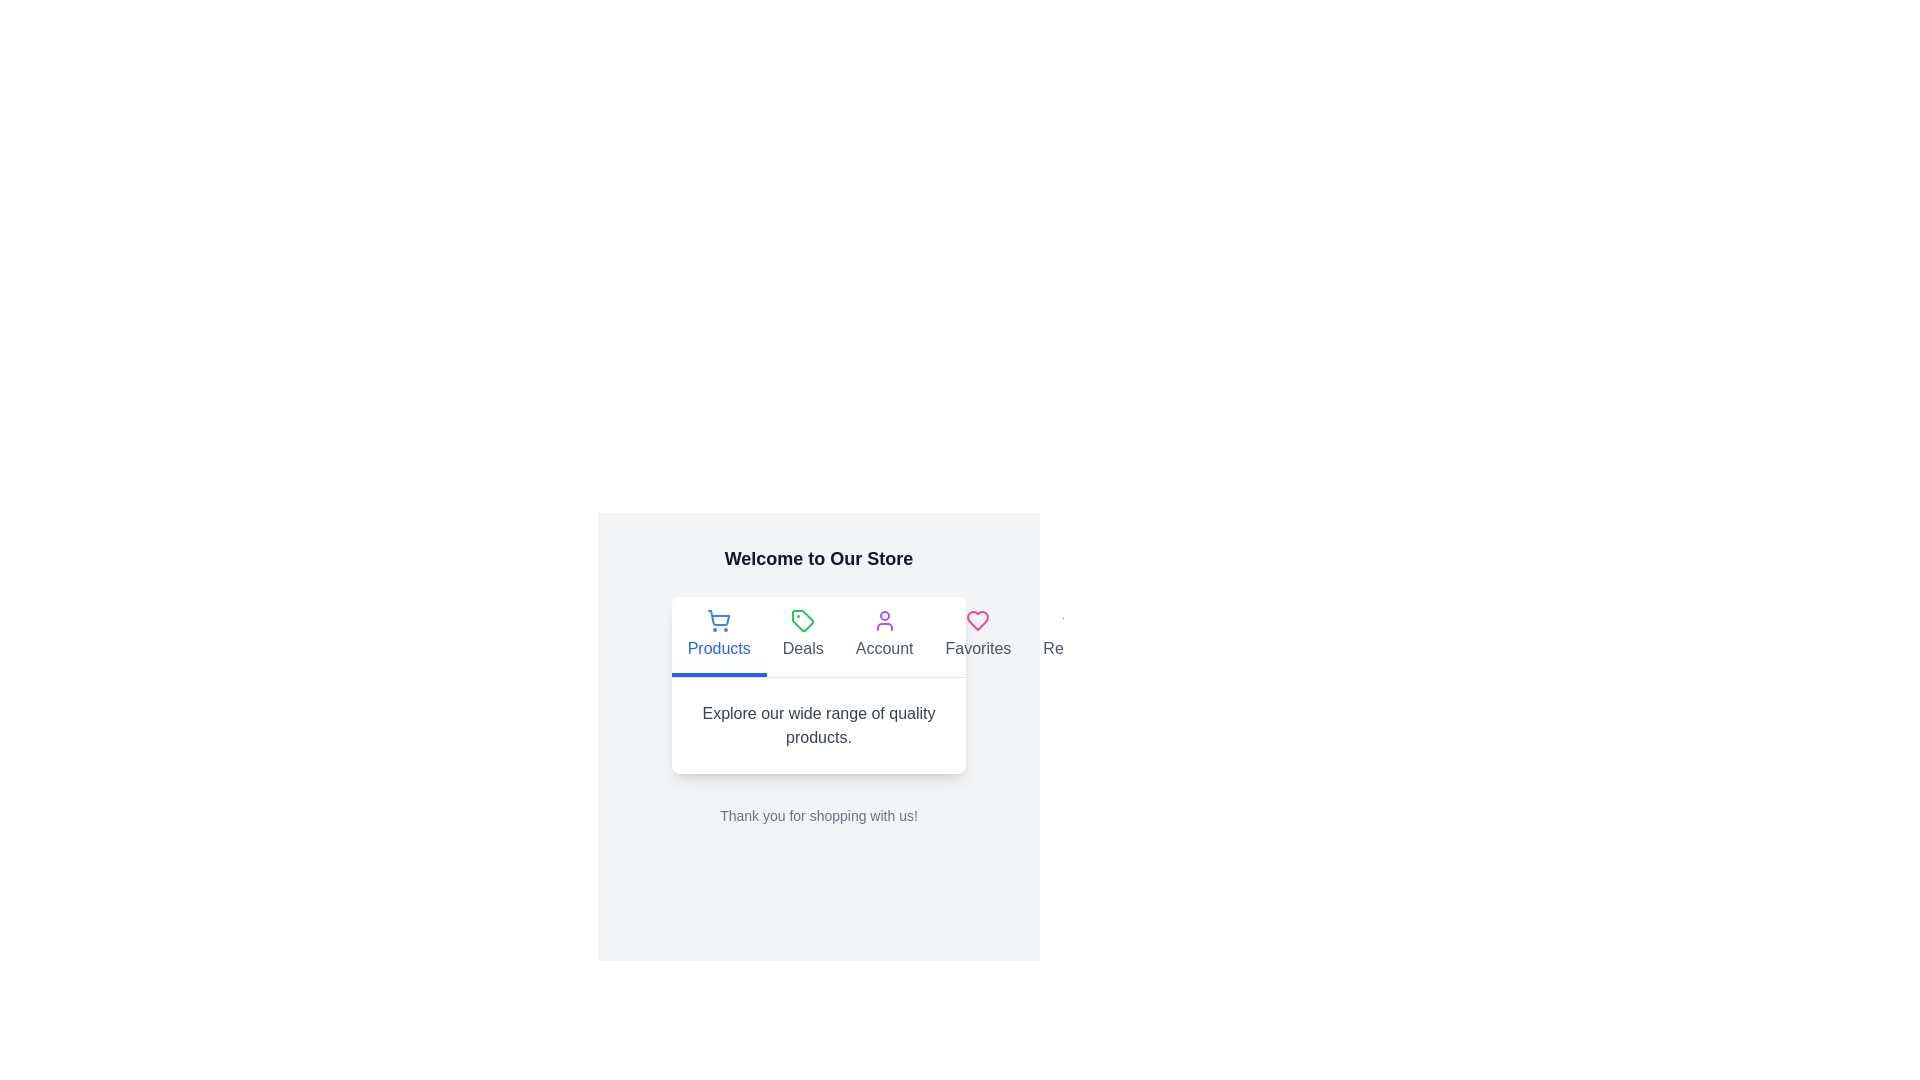  Describe the element at coordinates (719, 617) in the screenshot. I see `the blue shopping cart icon, which is located on the leftmost side of a row of icons above the 'Products' label in the main navigation area` at that location.